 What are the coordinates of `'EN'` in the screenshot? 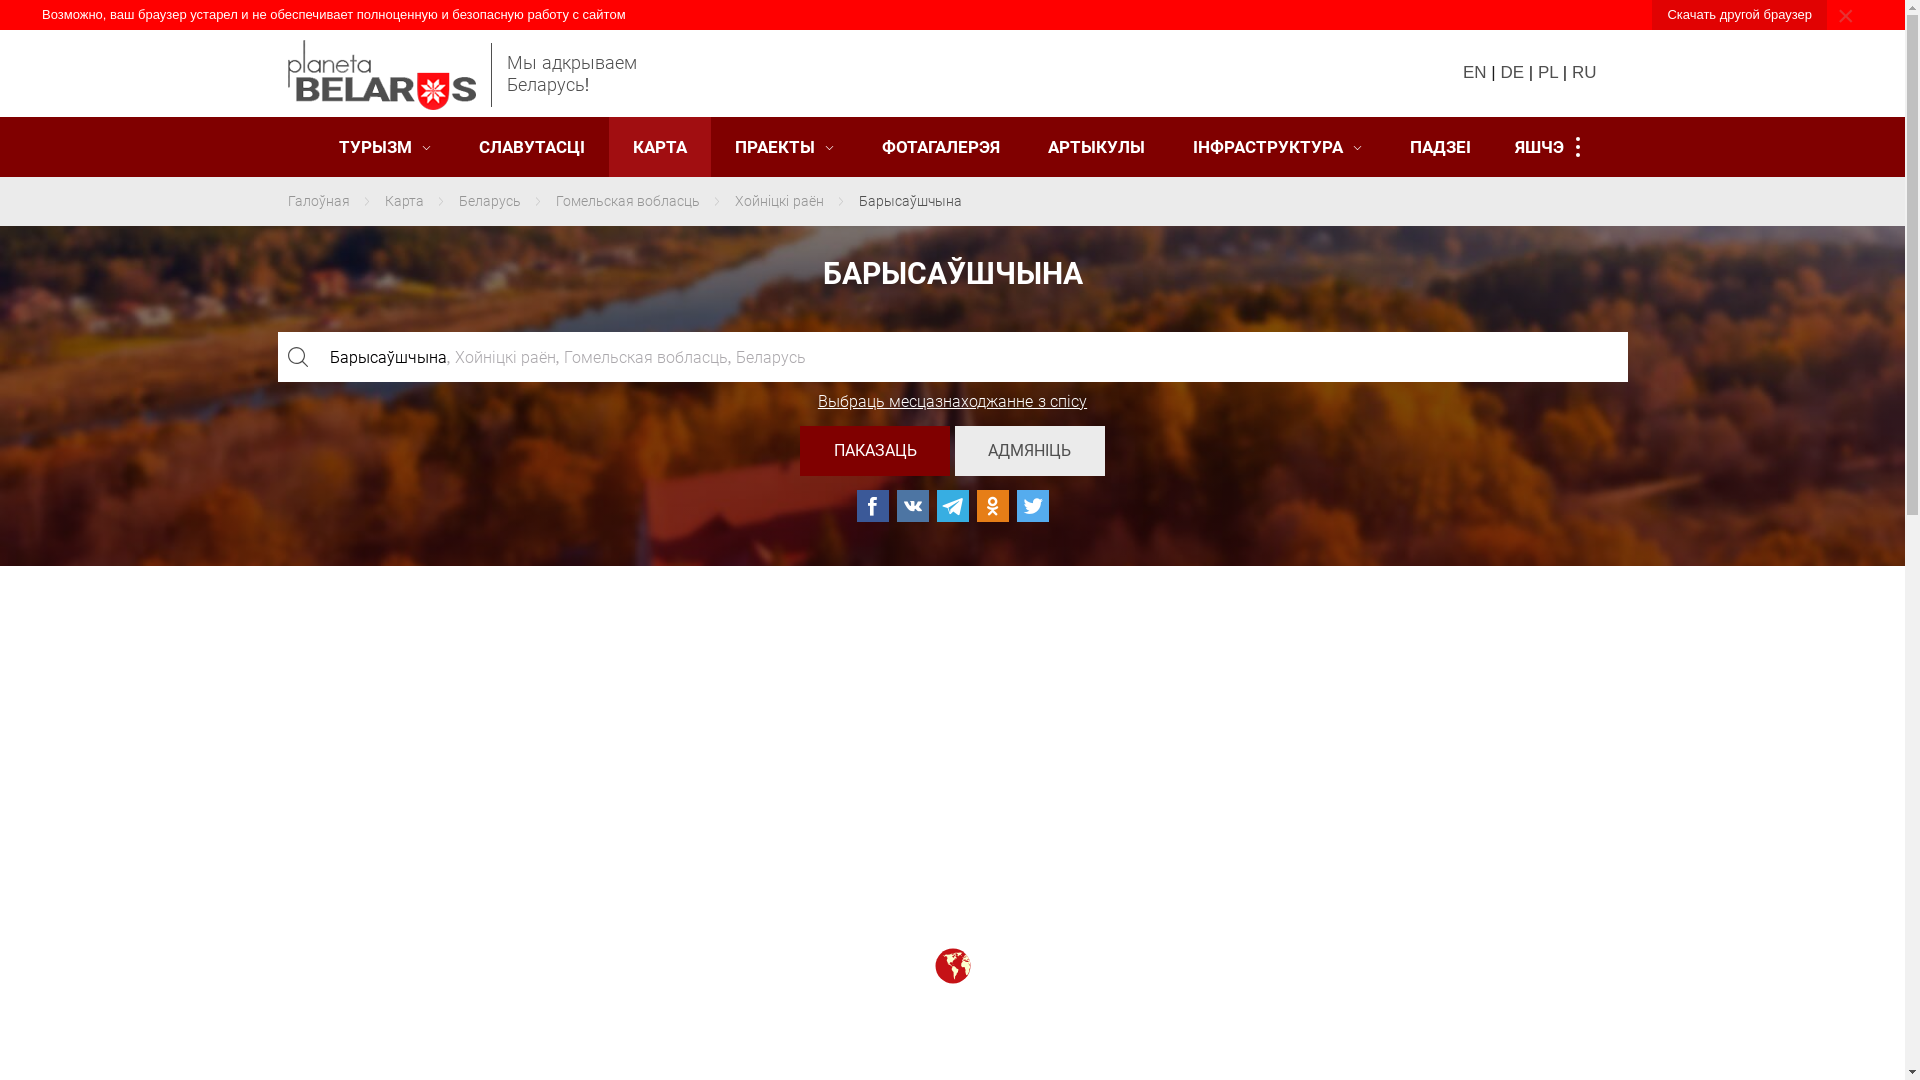 It's located at (1463, 71).